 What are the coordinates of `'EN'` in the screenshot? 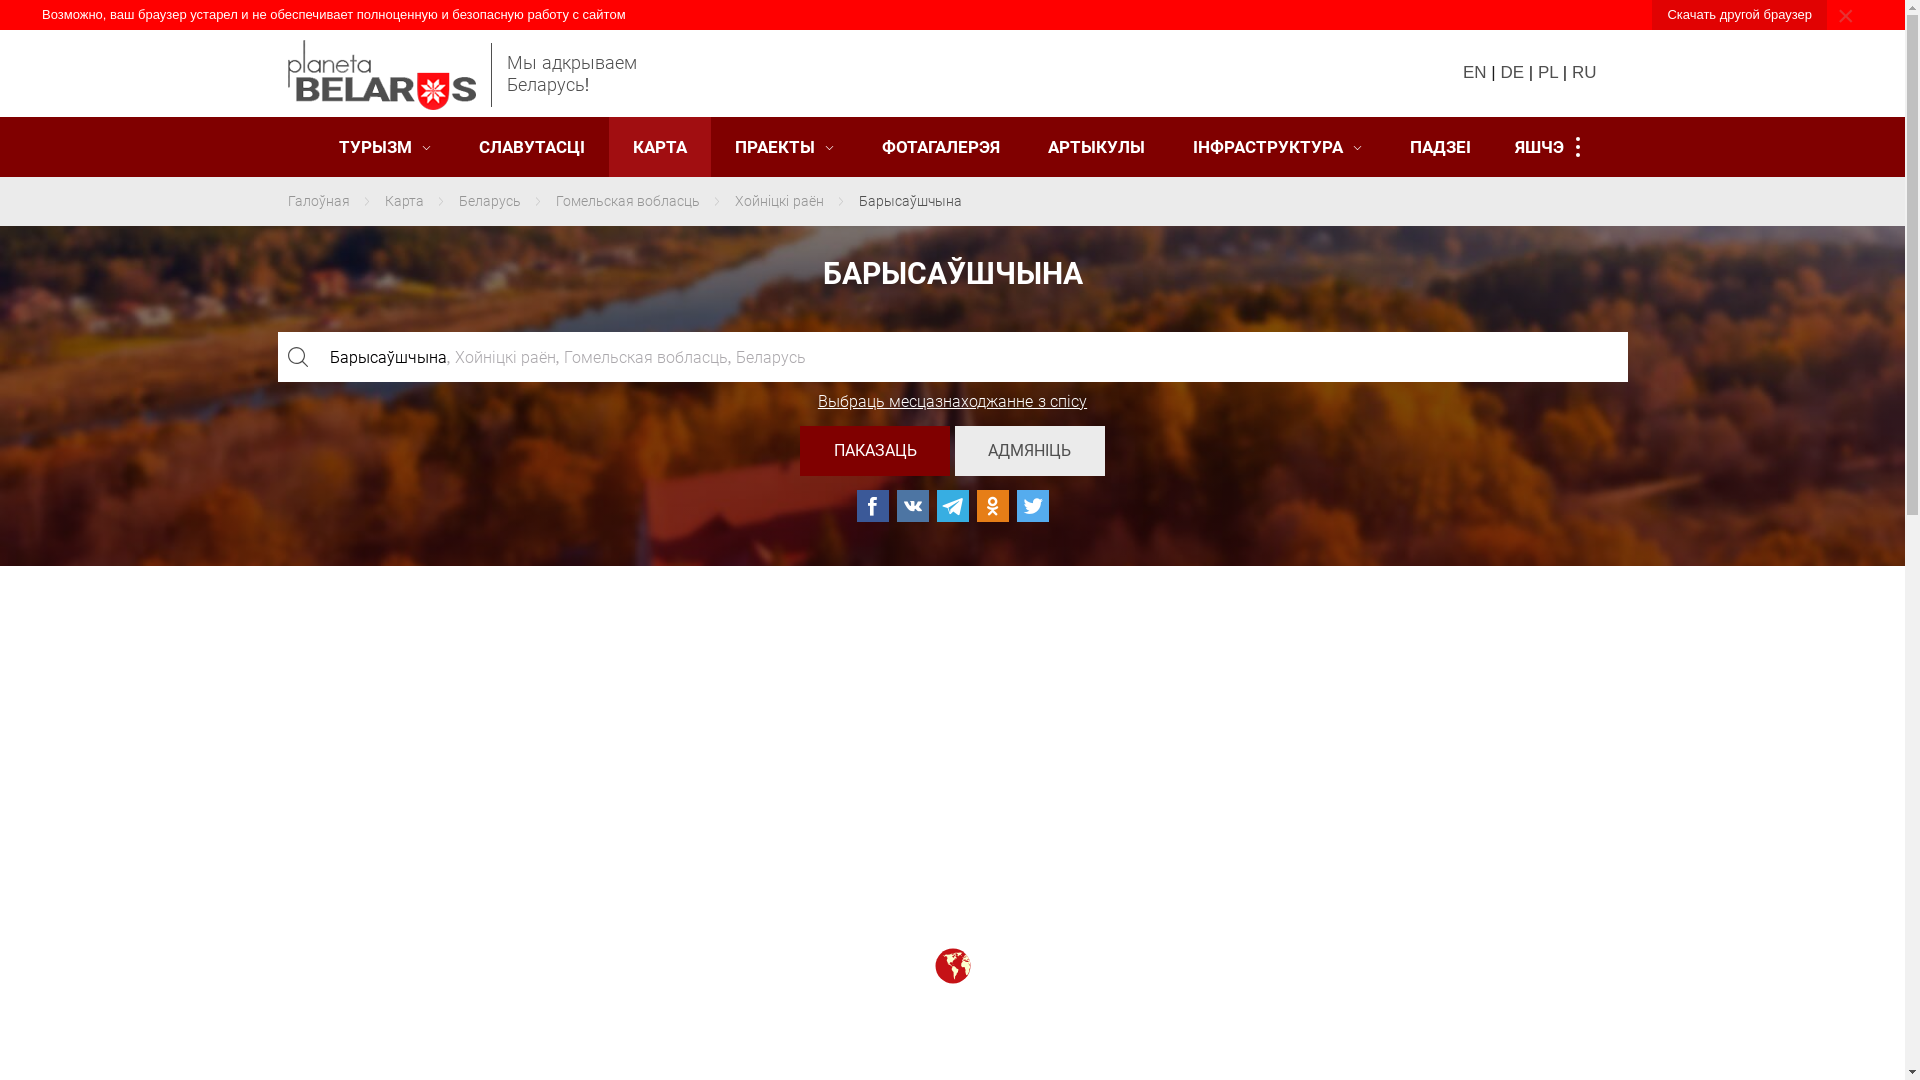 It's located at (1463, 71).